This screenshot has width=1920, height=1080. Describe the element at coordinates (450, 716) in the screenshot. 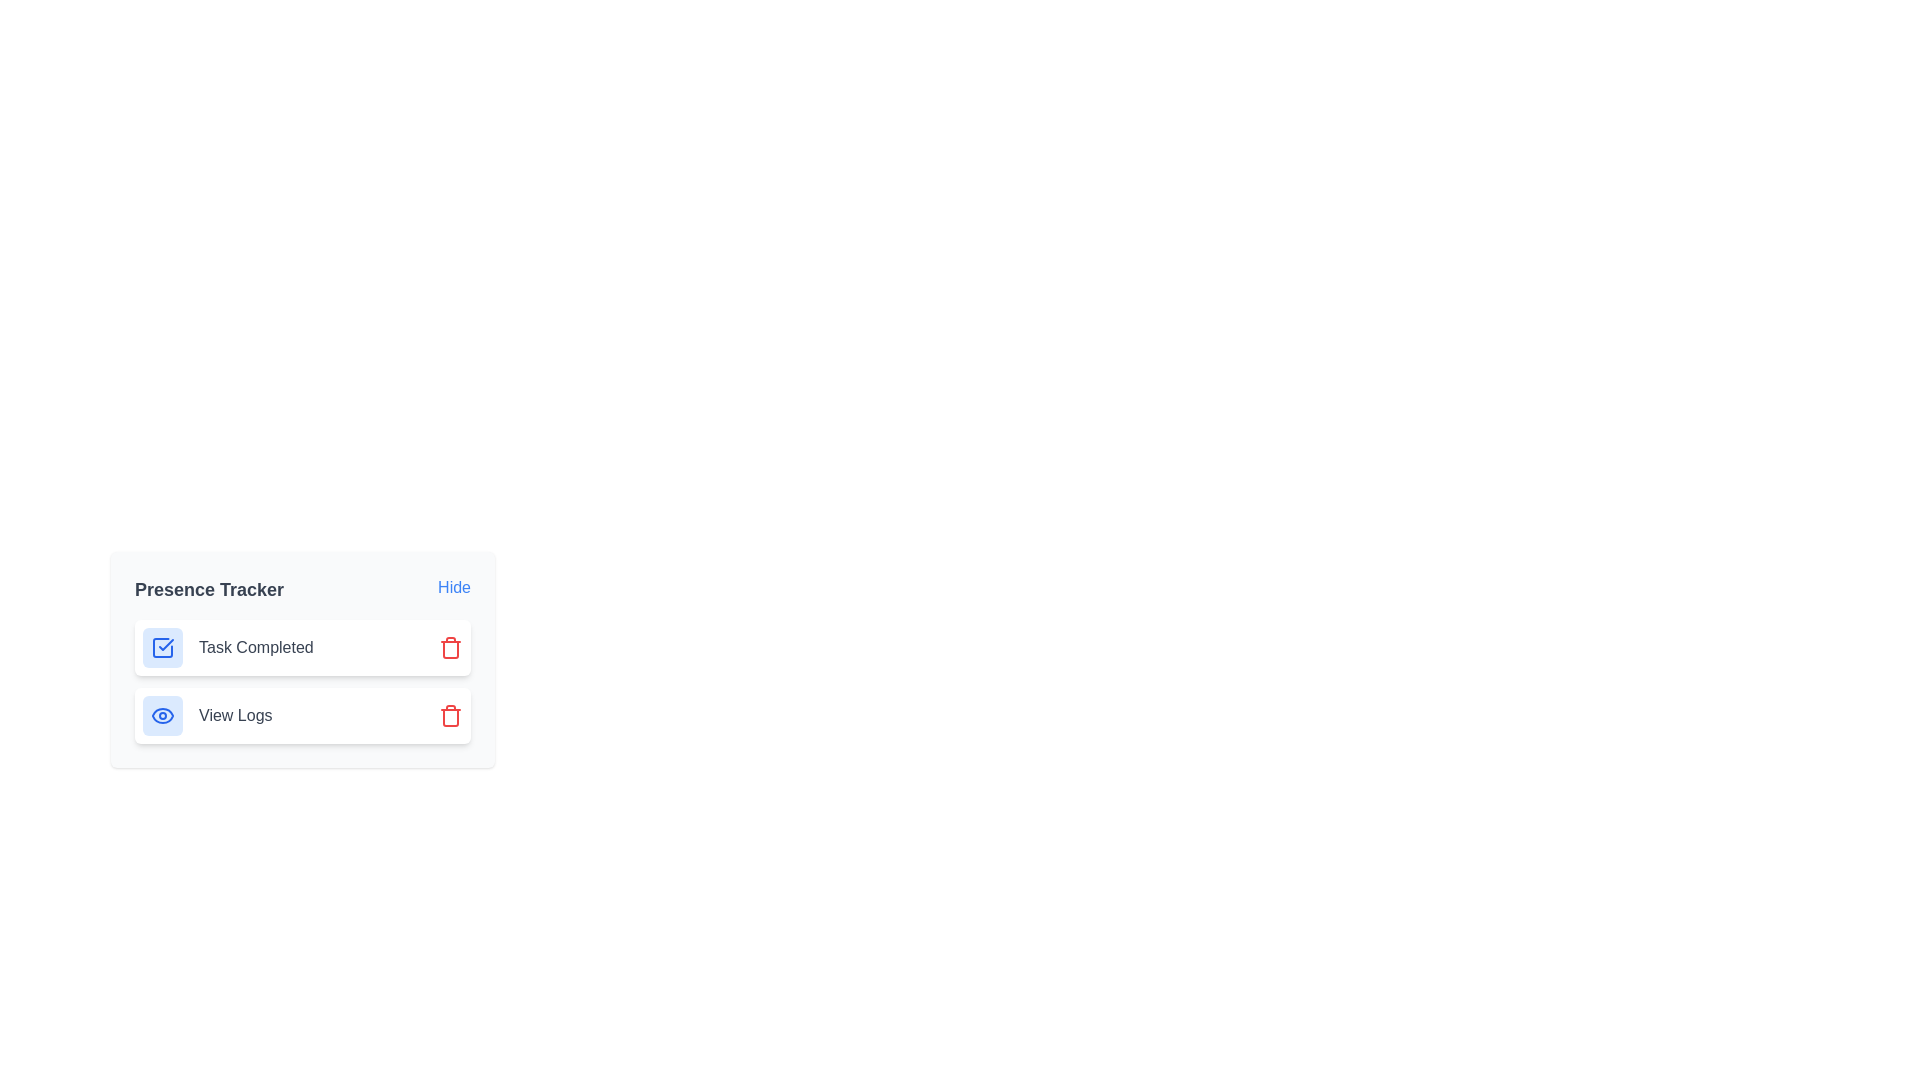

I see `the central vertical bar of the trash can icon, which is part of the red square delete button on the right side of the list entry` at that location.